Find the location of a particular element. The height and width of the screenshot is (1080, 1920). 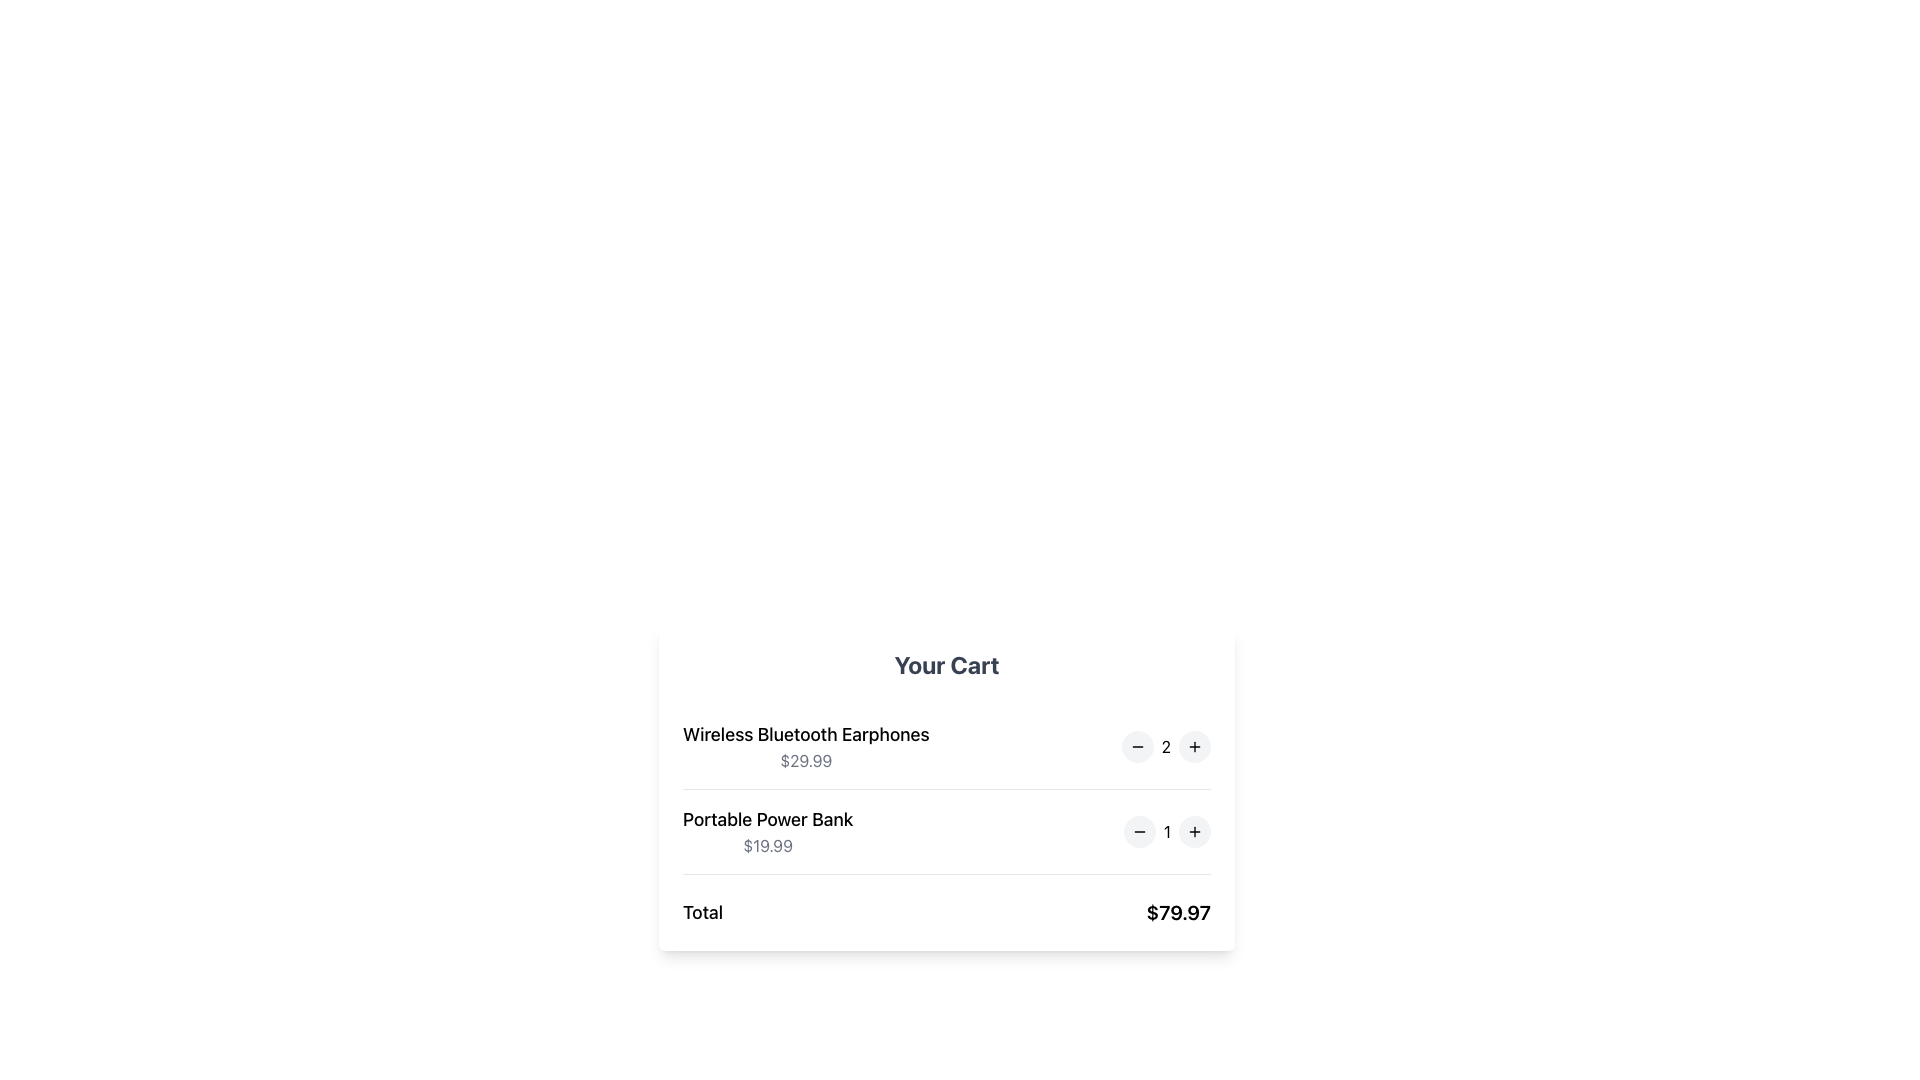

the text label displaying 'Portable Power Bank' which is prominently styled and located under the header 'Your Cart' is located at coordinates (767, 820).